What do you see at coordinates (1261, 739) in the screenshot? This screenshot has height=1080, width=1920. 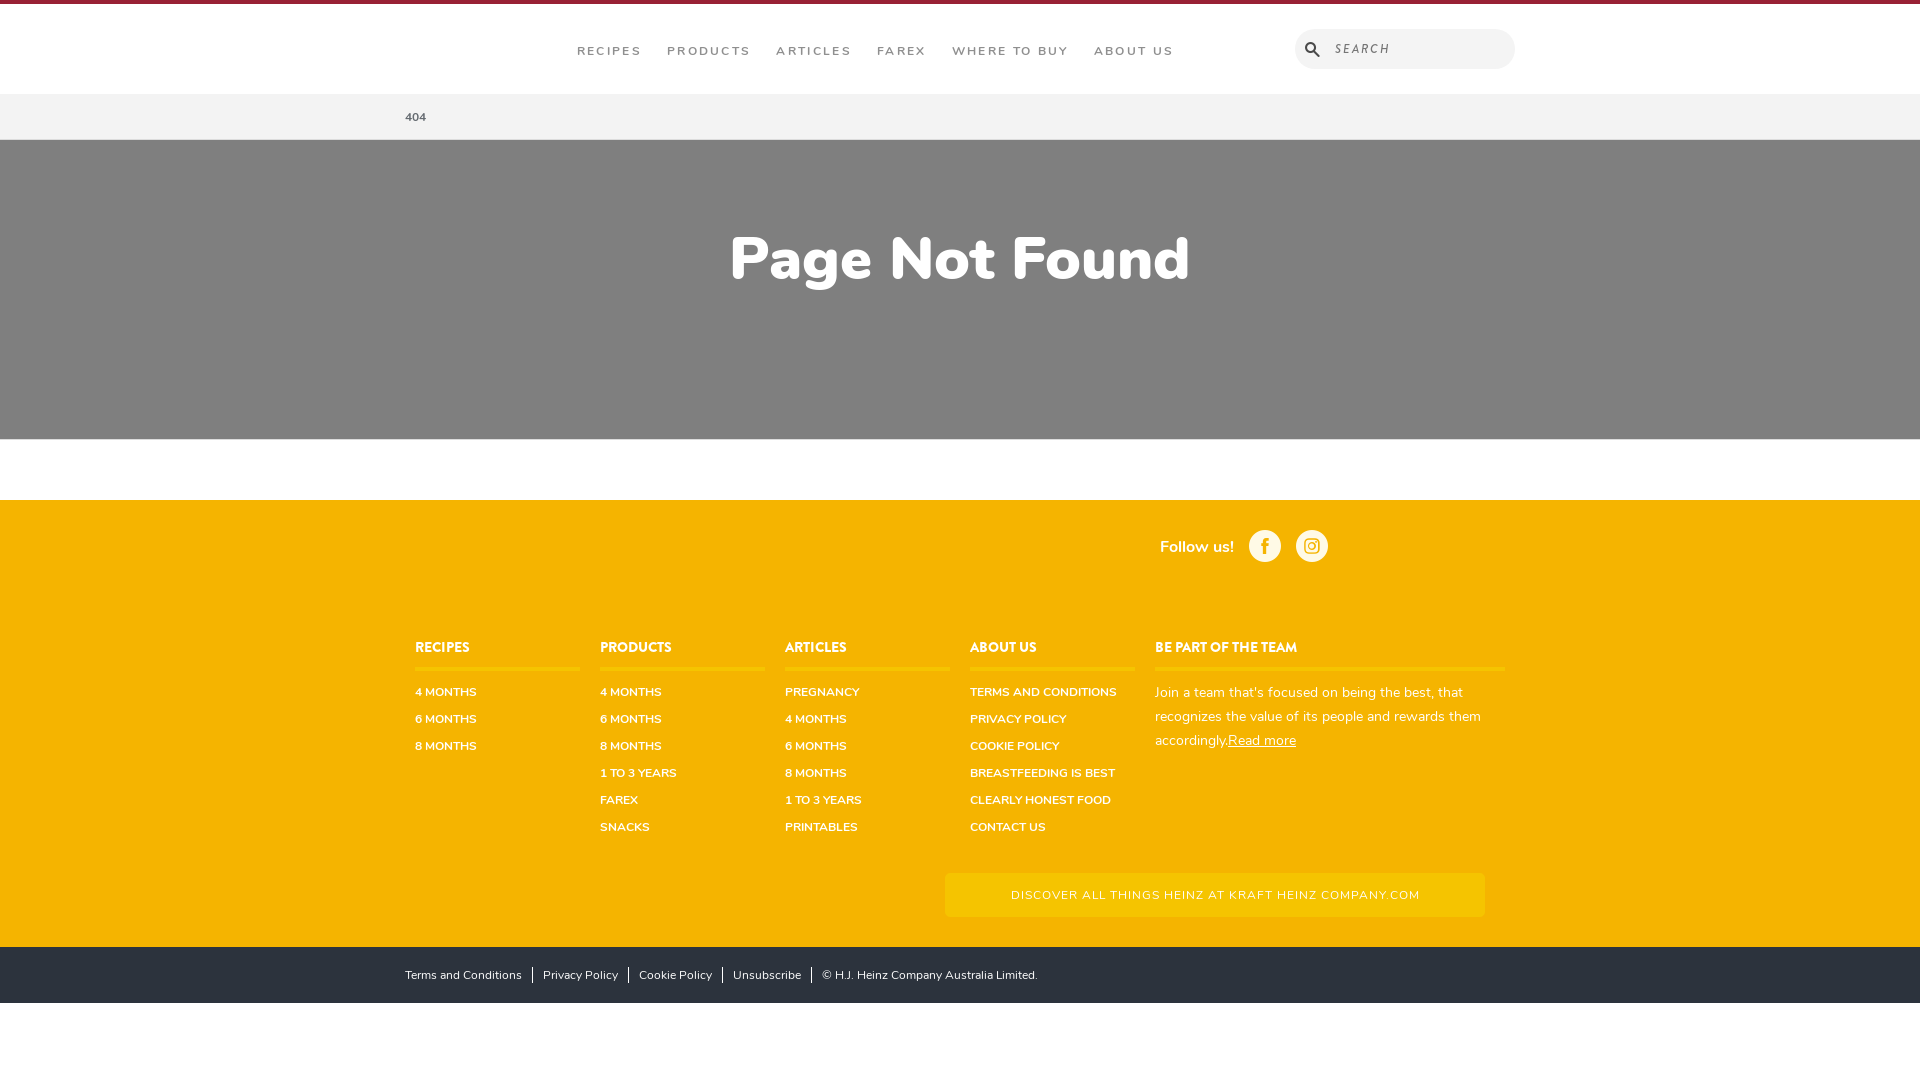 I see `'Read more'` at bounding box center [1261, 739].